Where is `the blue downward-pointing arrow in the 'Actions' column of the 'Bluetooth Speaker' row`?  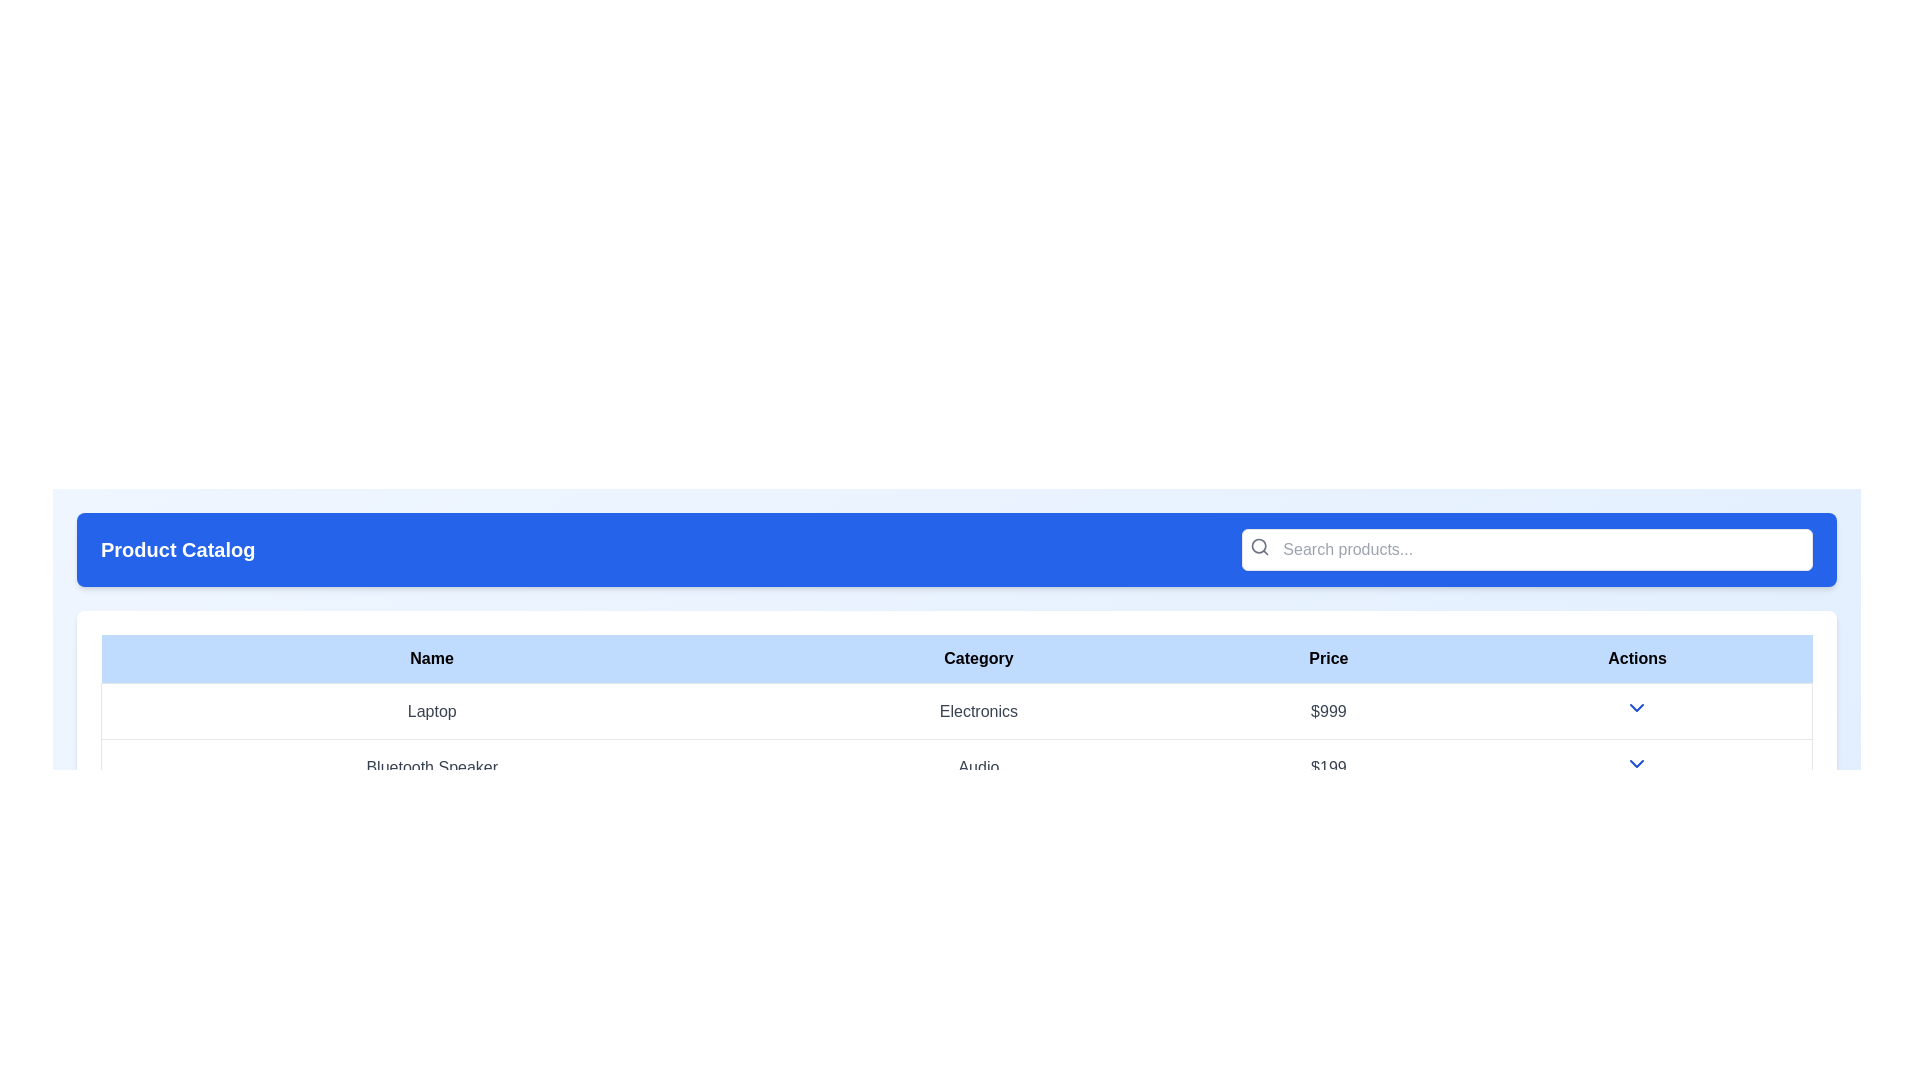 the blue downward-pointing arrow in the 'Actions' column of the 'Bluetooth Speaker' row is located at coordinates (1637, 766).